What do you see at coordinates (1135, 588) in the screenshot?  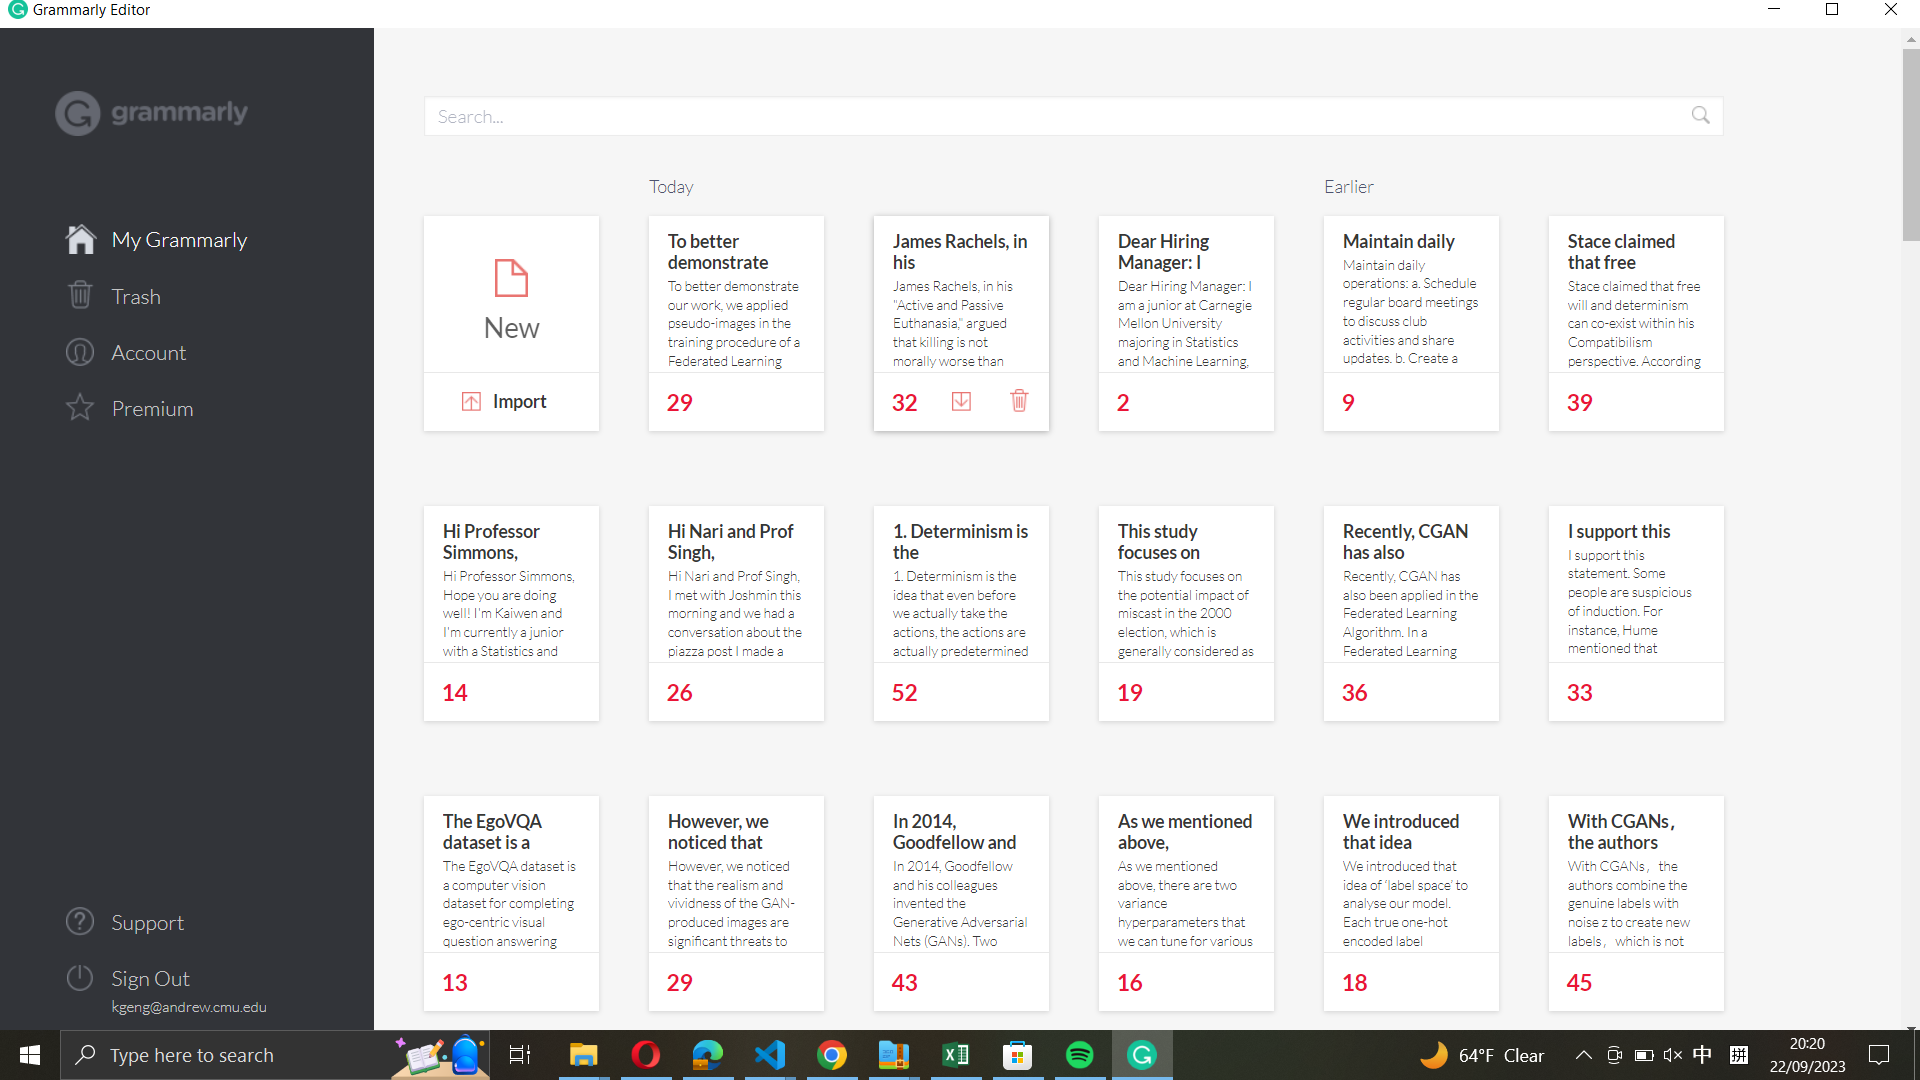 I see `Navigate further in the notes section` at bounding box center [1135, 588].